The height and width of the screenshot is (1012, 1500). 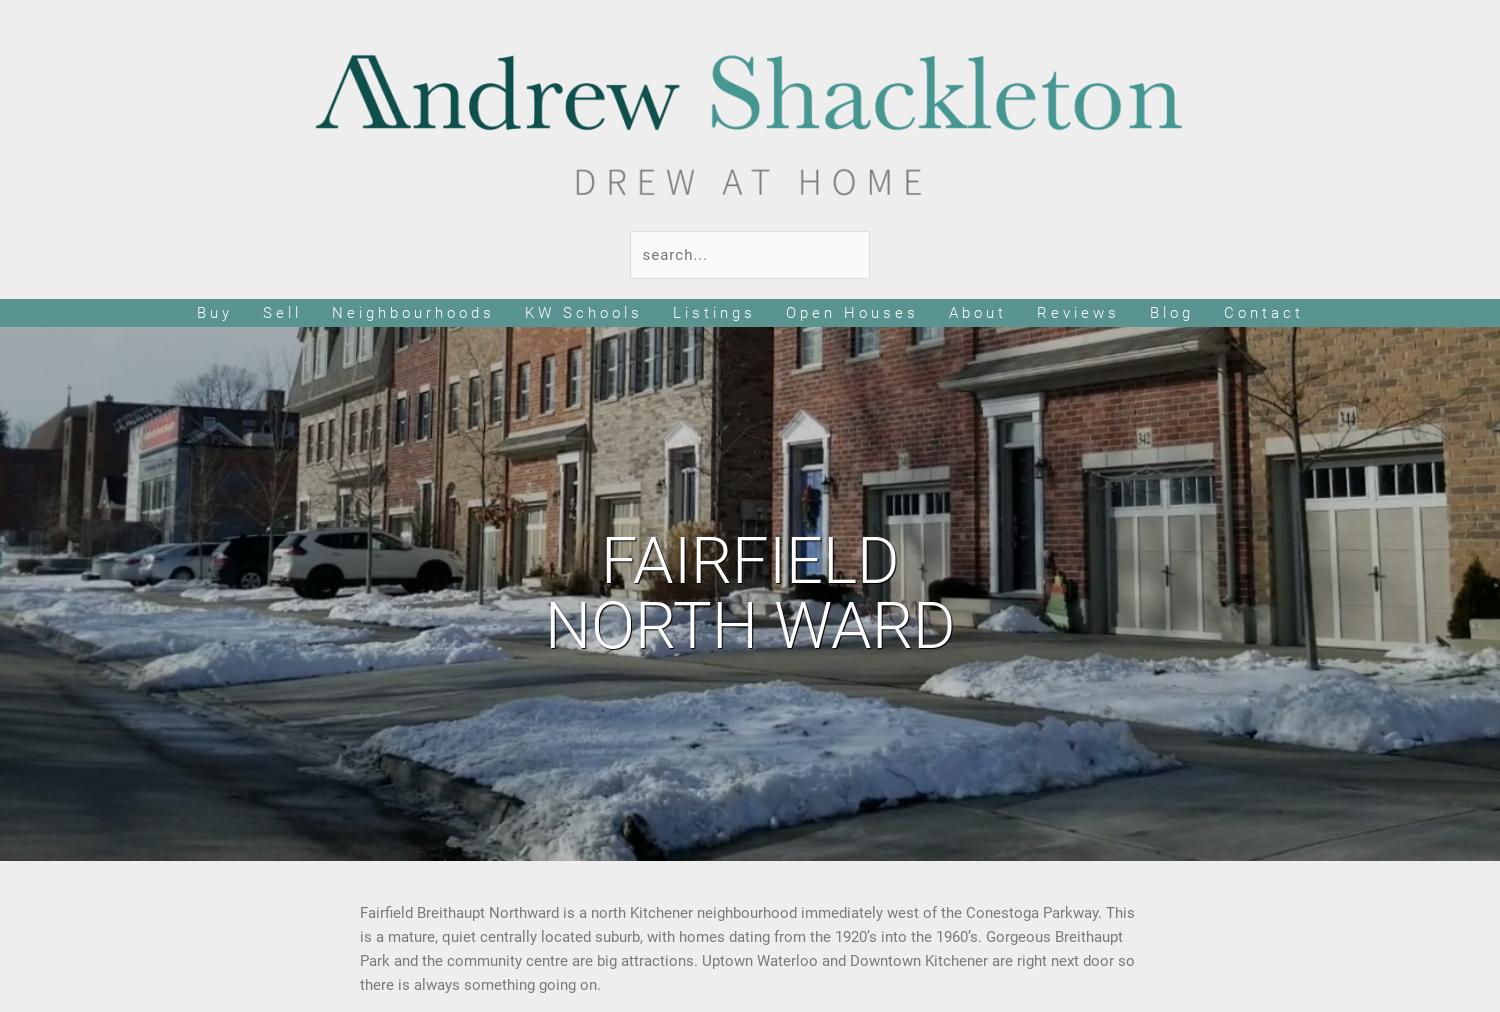 What do you see at coordinates (281, 312) in the screenshot?
I see `'Sell'` at bounding box center [281, 312].